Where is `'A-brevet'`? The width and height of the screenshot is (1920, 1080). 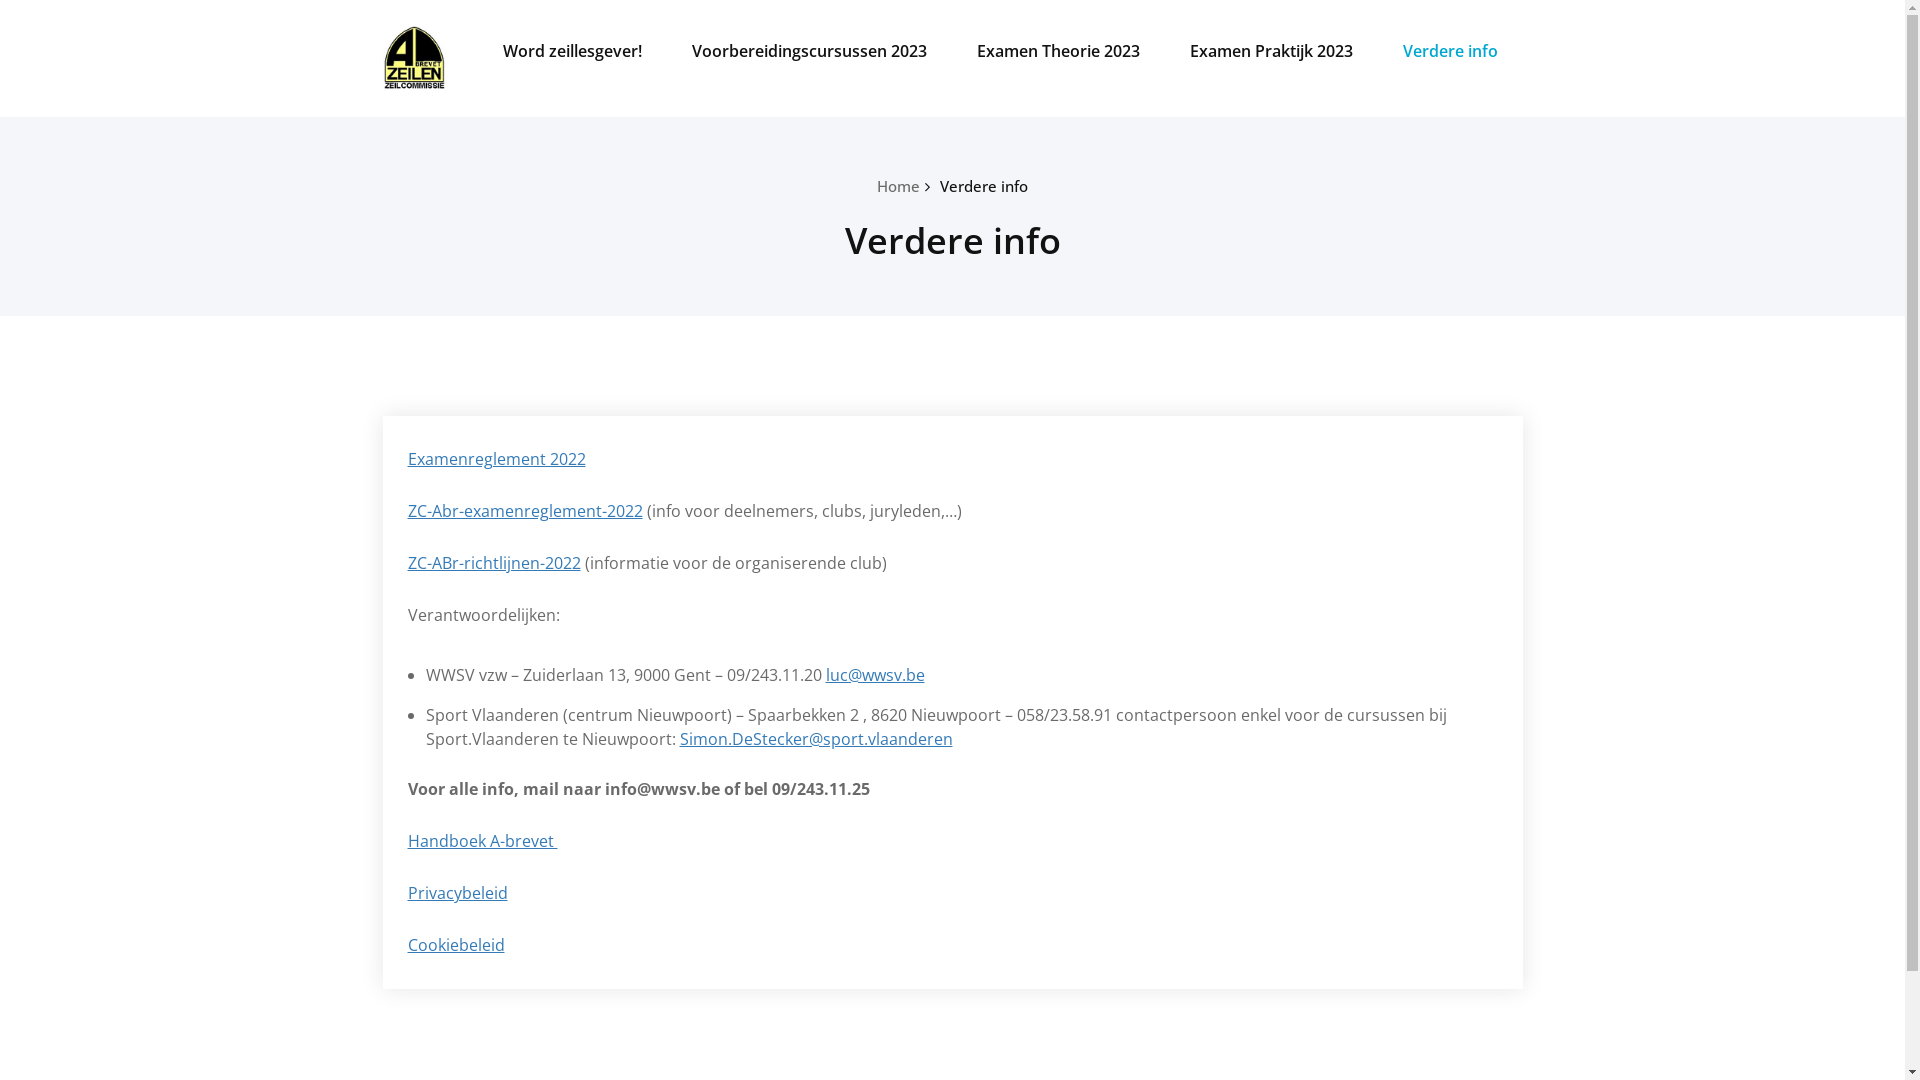
'A-brevet' is located at coordinates (459, 33).